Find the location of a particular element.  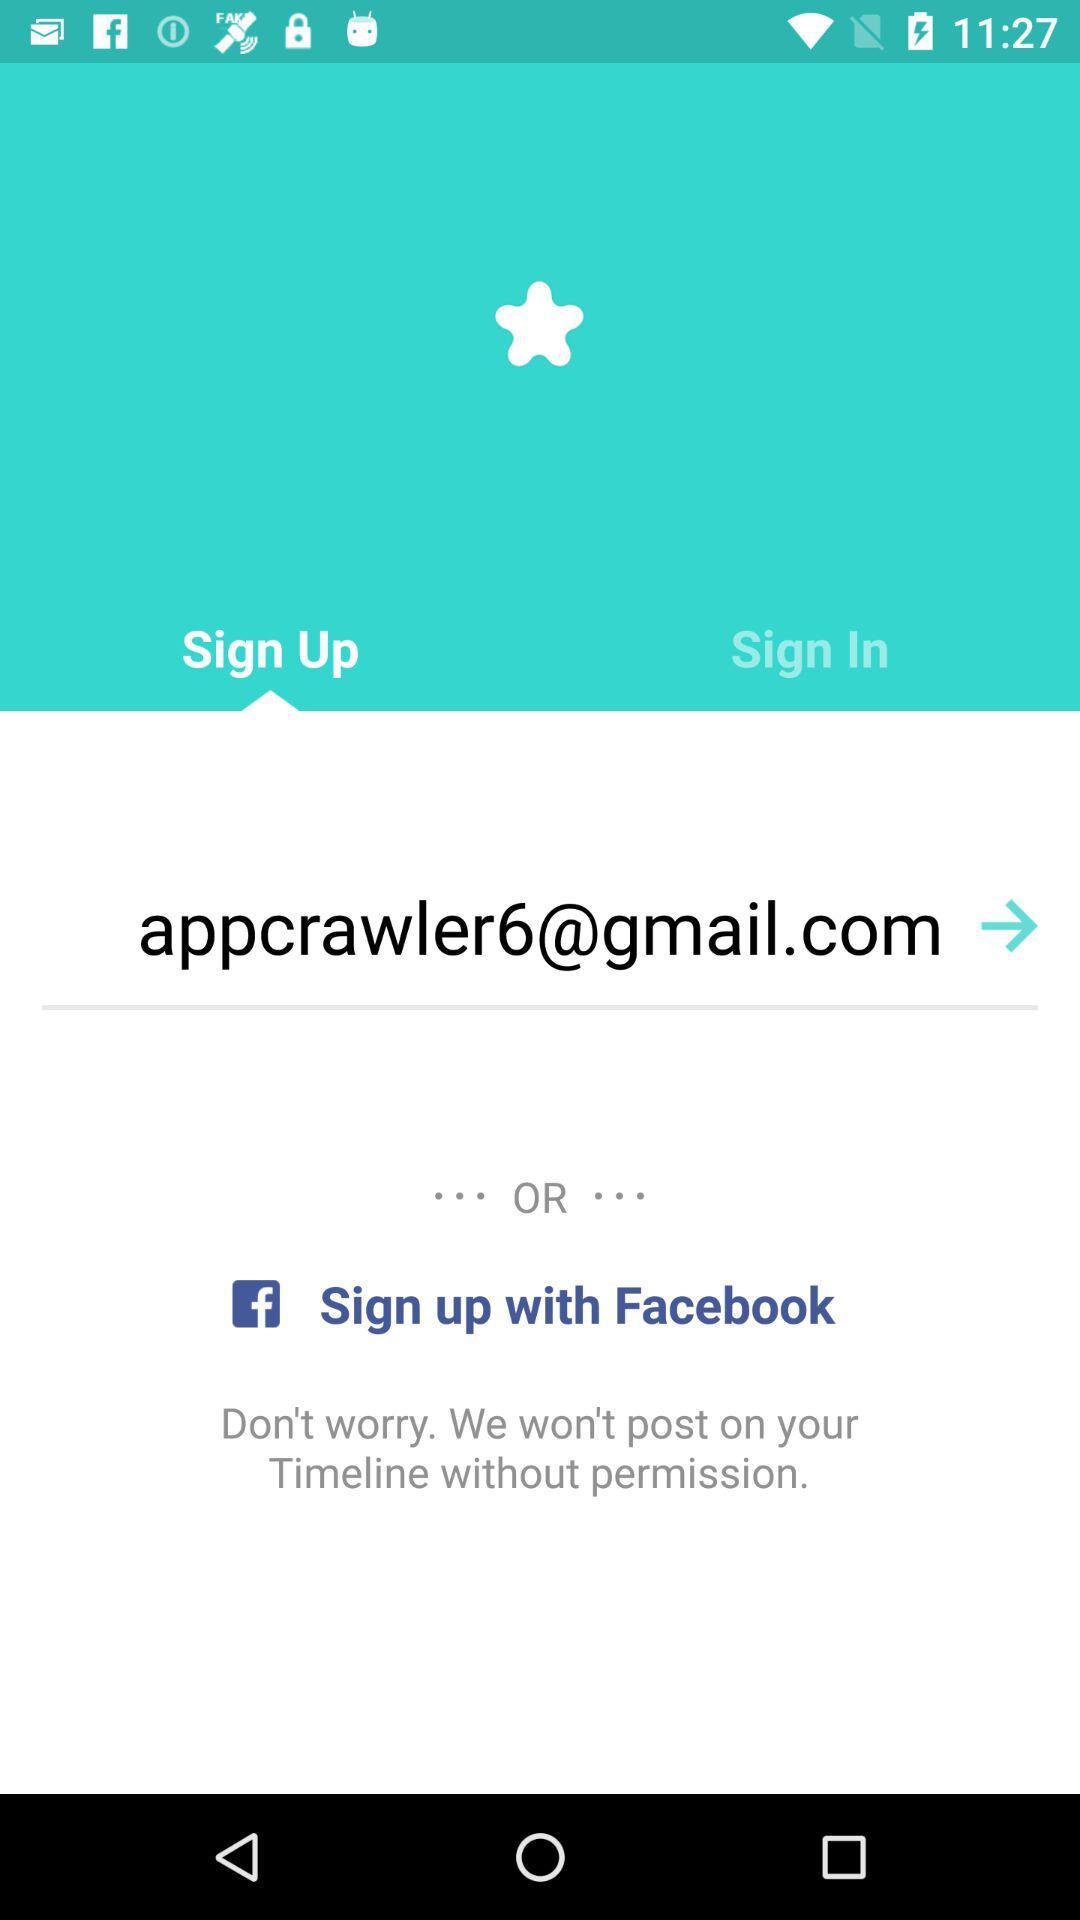

appcrawler6@gmail.com is located at coordinates (540, 925).